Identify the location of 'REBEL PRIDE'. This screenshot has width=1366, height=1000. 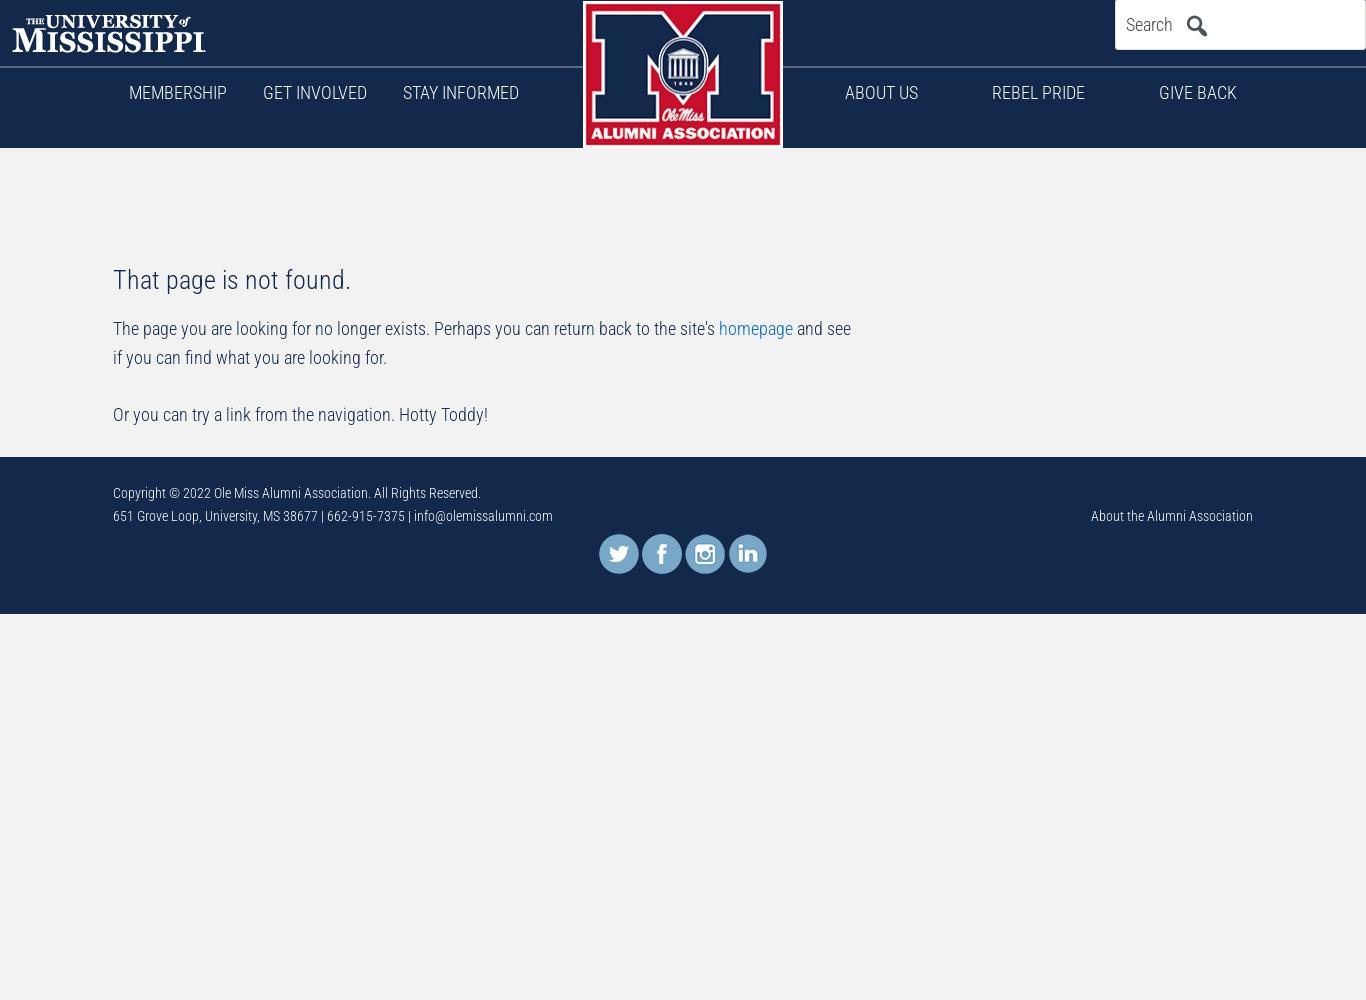
(1037, 91).